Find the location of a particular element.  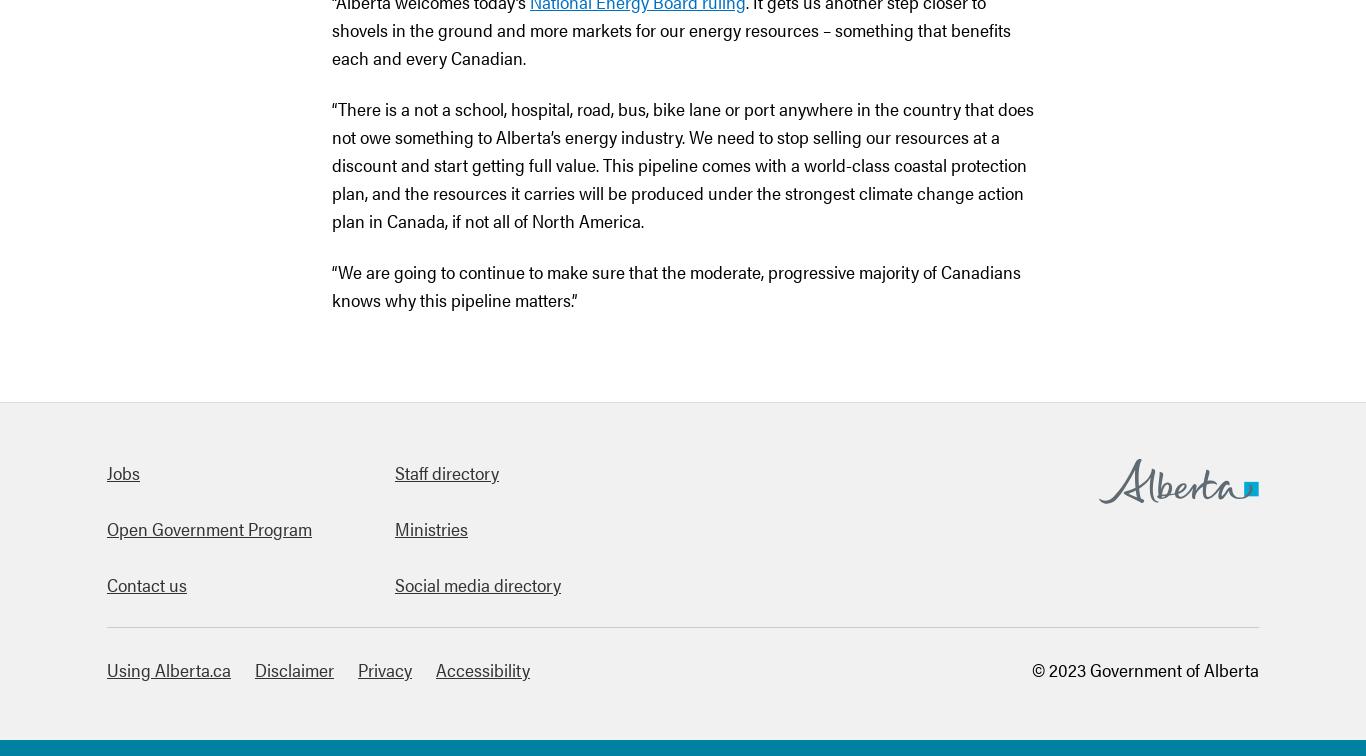

'“There is a not a school, hospital, road, bus, bike lane or port anywhere in the country that does not owe something to Alberta’s energy industry. We need to stop selling our resources at a discount and start getting full value. This pipeline comes with a world-class coastal protection plan, and the resources it carries will be produced under the strongest climate change action plan in Canada, if not all of North America.' is located at coordinates (683, 164).